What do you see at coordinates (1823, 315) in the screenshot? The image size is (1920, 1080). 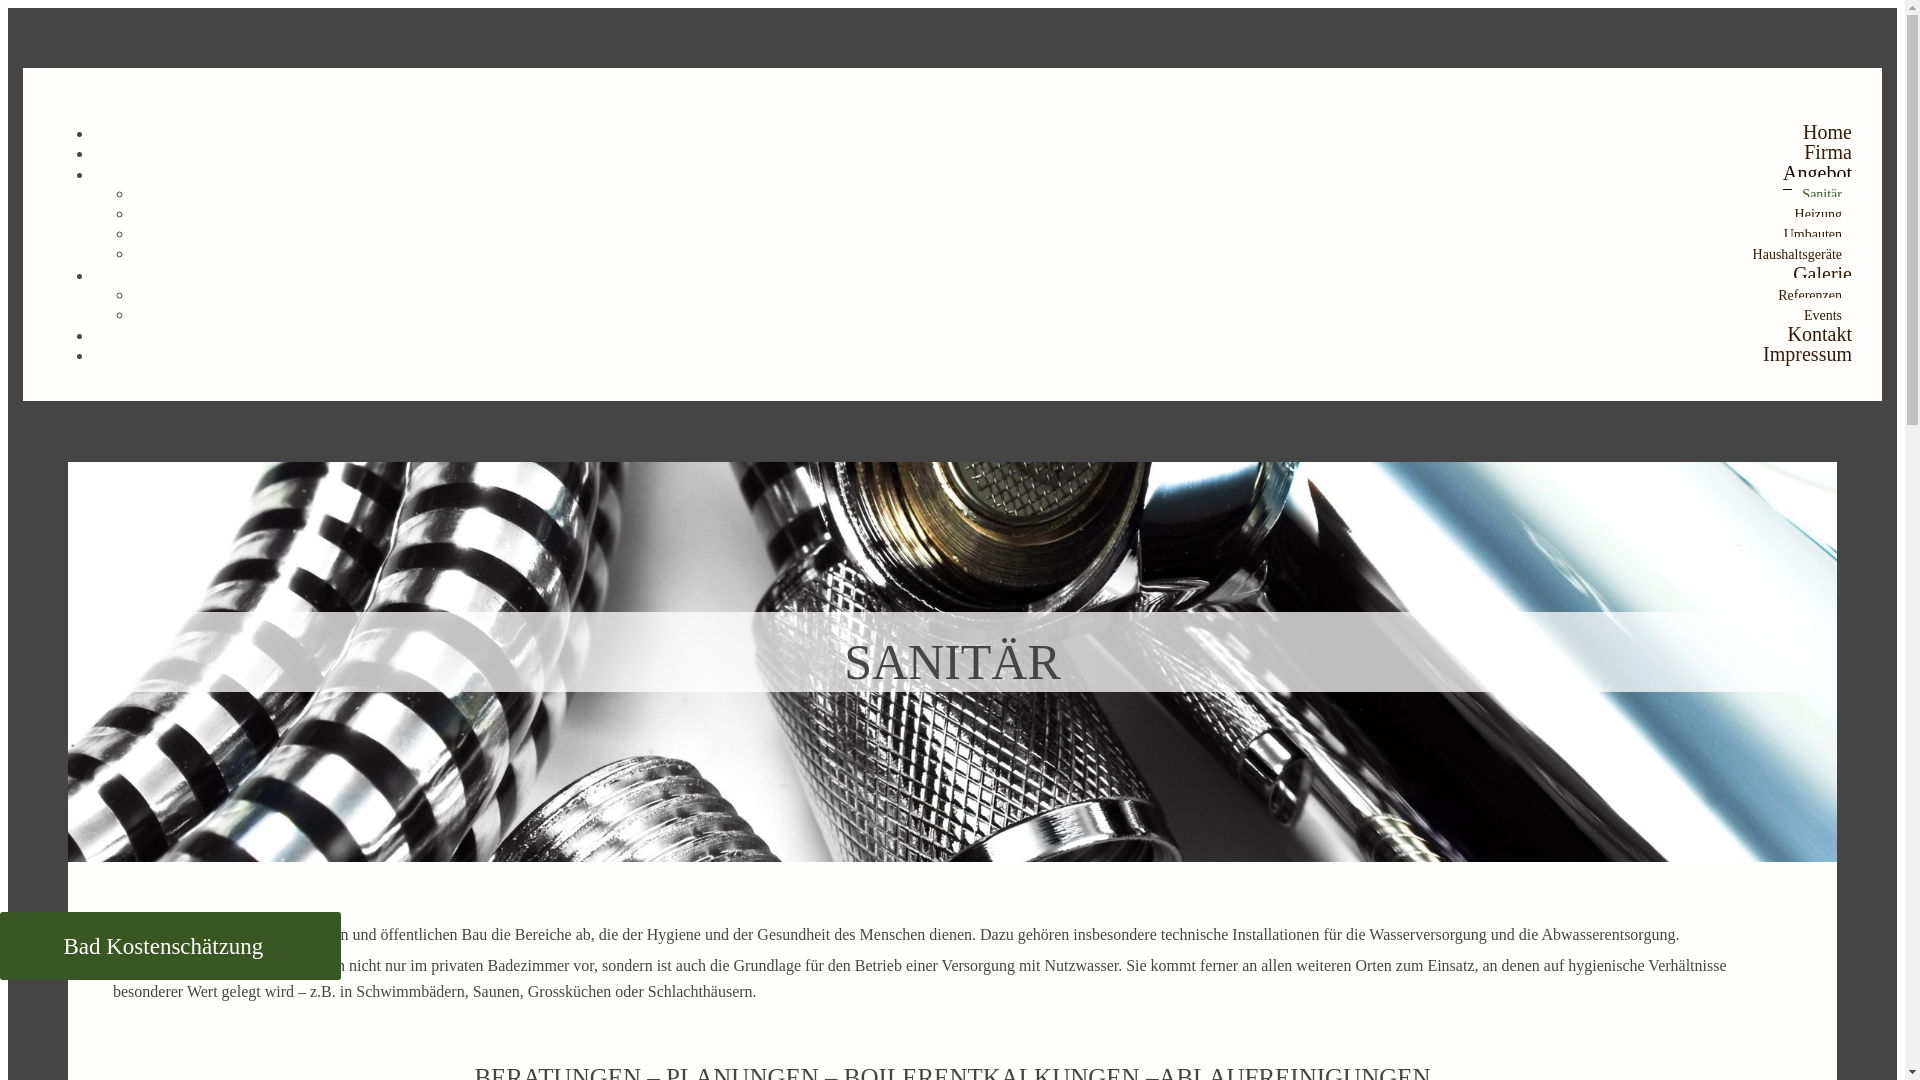 I see `'Events'` at bounding box center [1823, 315].